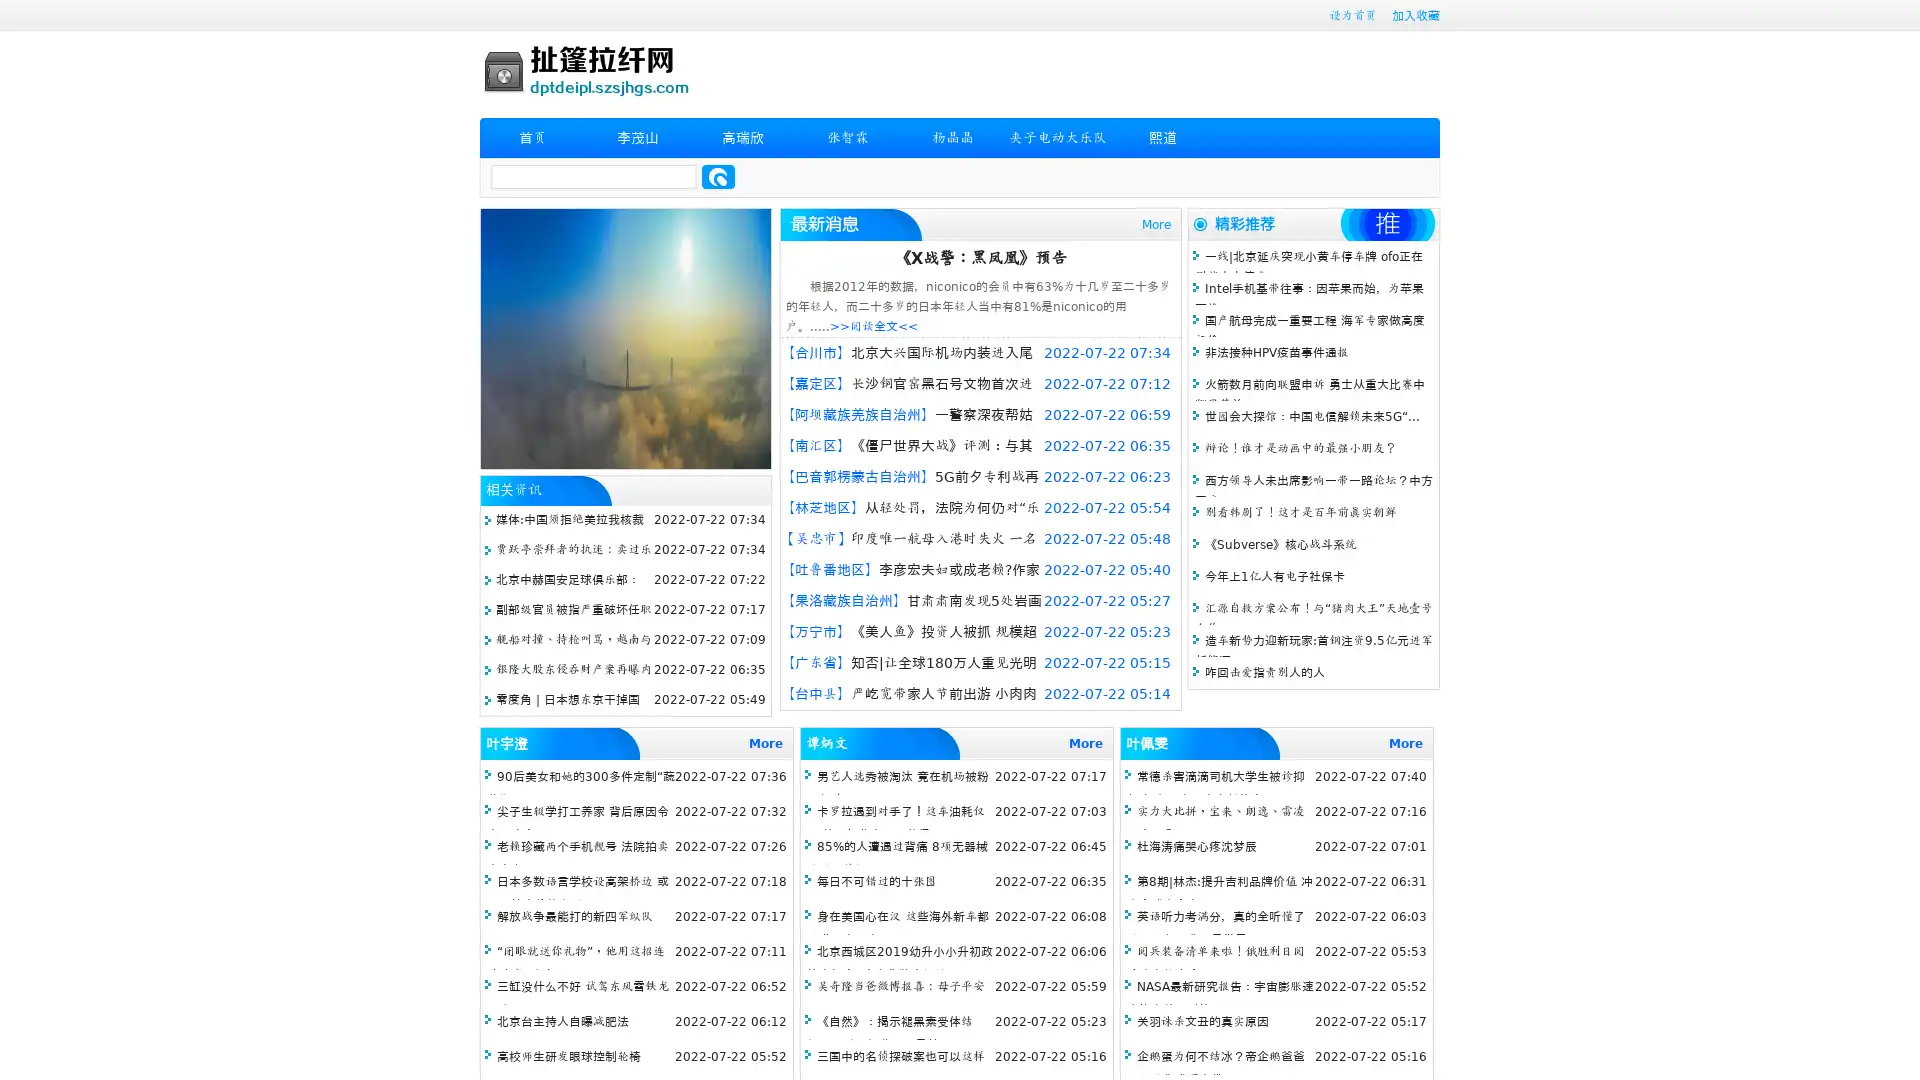 The image size is (1920, 1080). I want to click on Search, so click(718, 176).